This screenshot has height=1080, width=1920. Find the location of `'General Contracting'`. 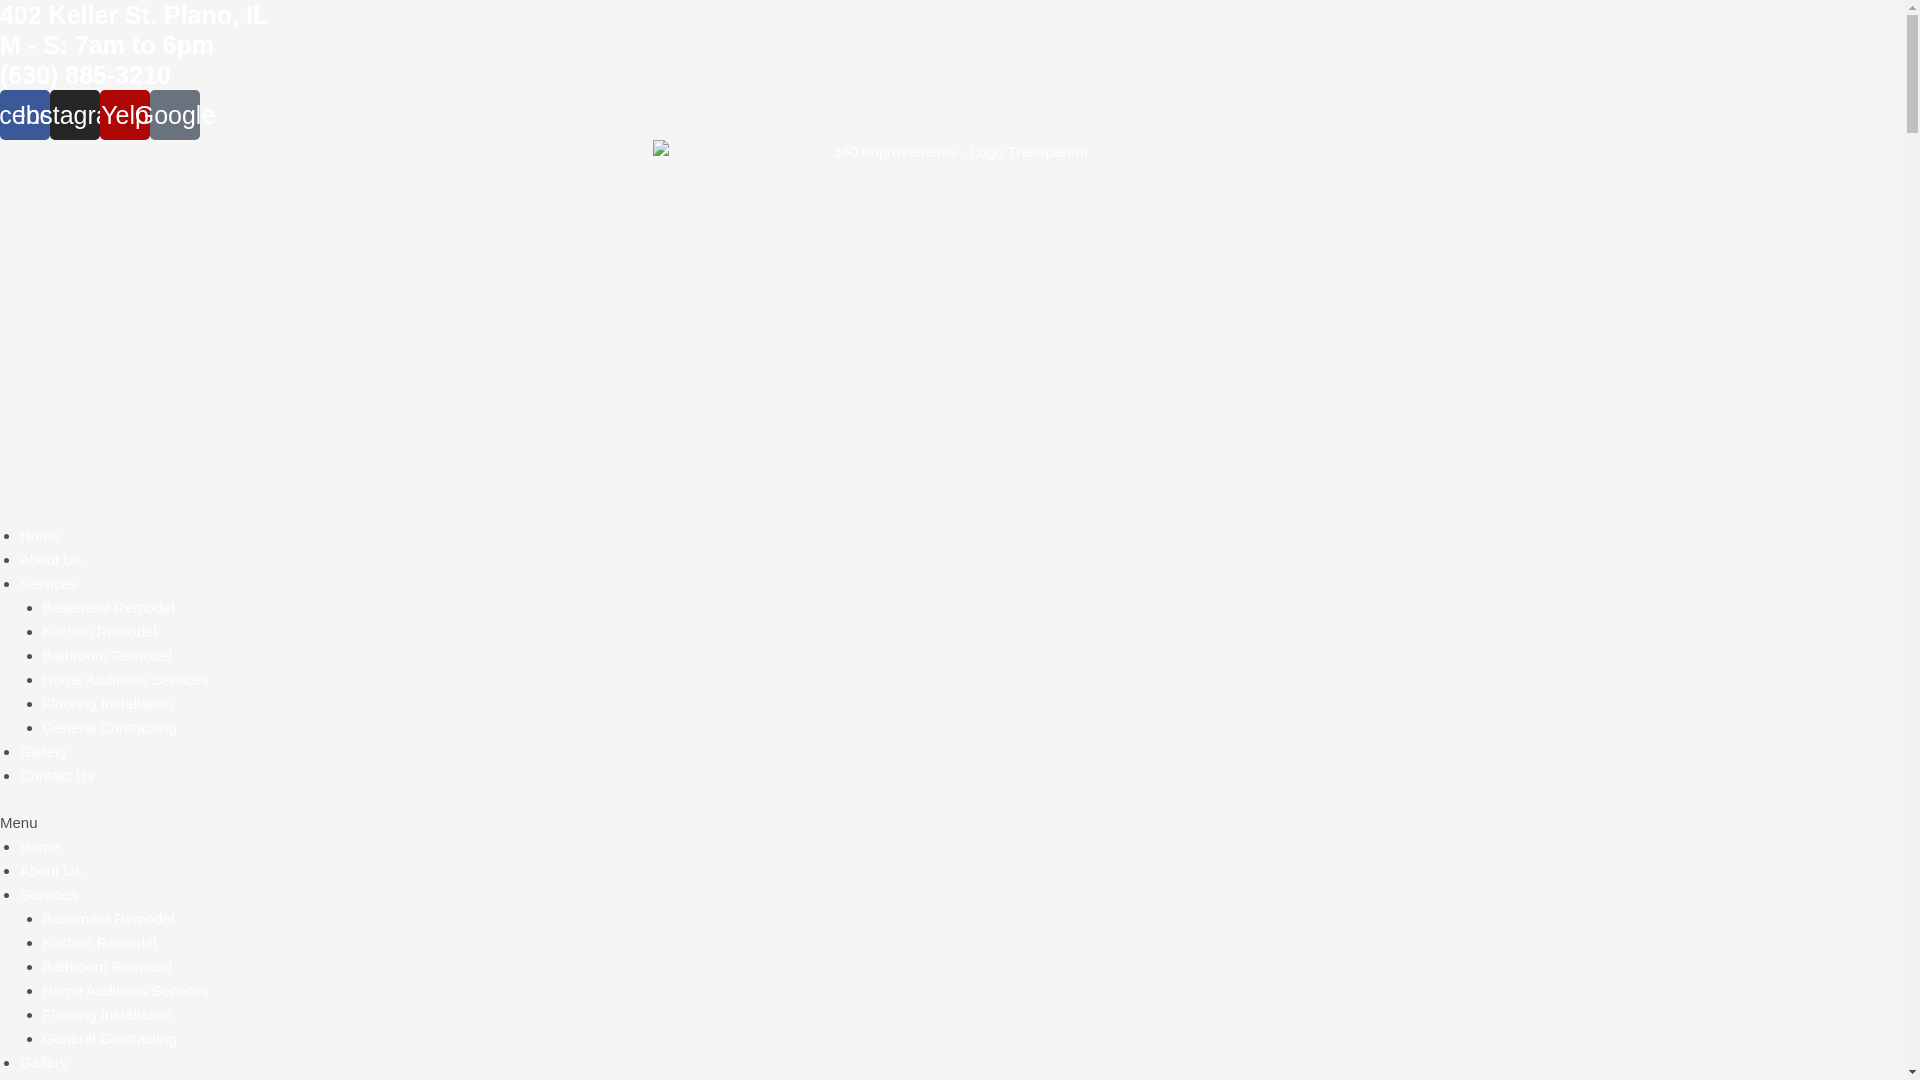

'General Contracting' is located at coordinates (108, 1037).